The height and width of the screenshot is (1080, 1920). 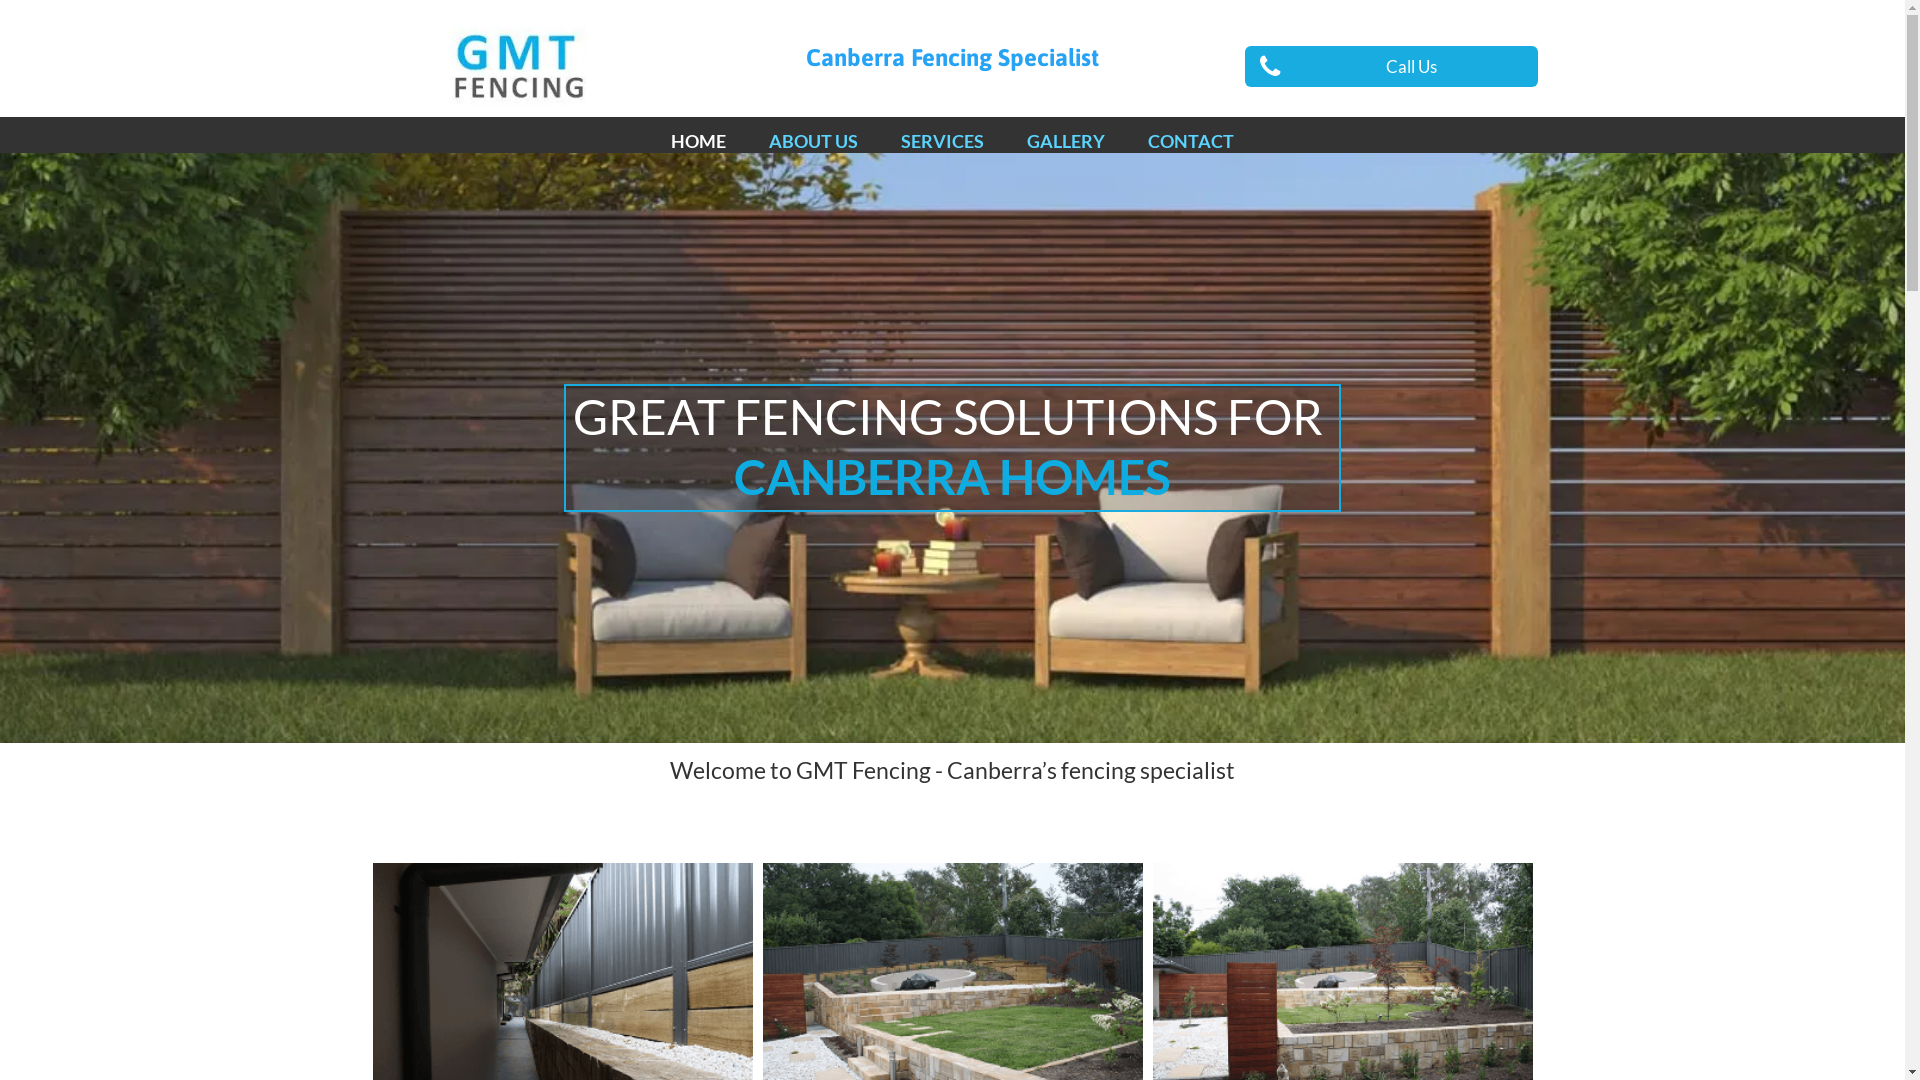 What do you see at coordinates (1064, 140) in the screenshot?
I see `'GALLERY'` at bounding box center [1064, 140].